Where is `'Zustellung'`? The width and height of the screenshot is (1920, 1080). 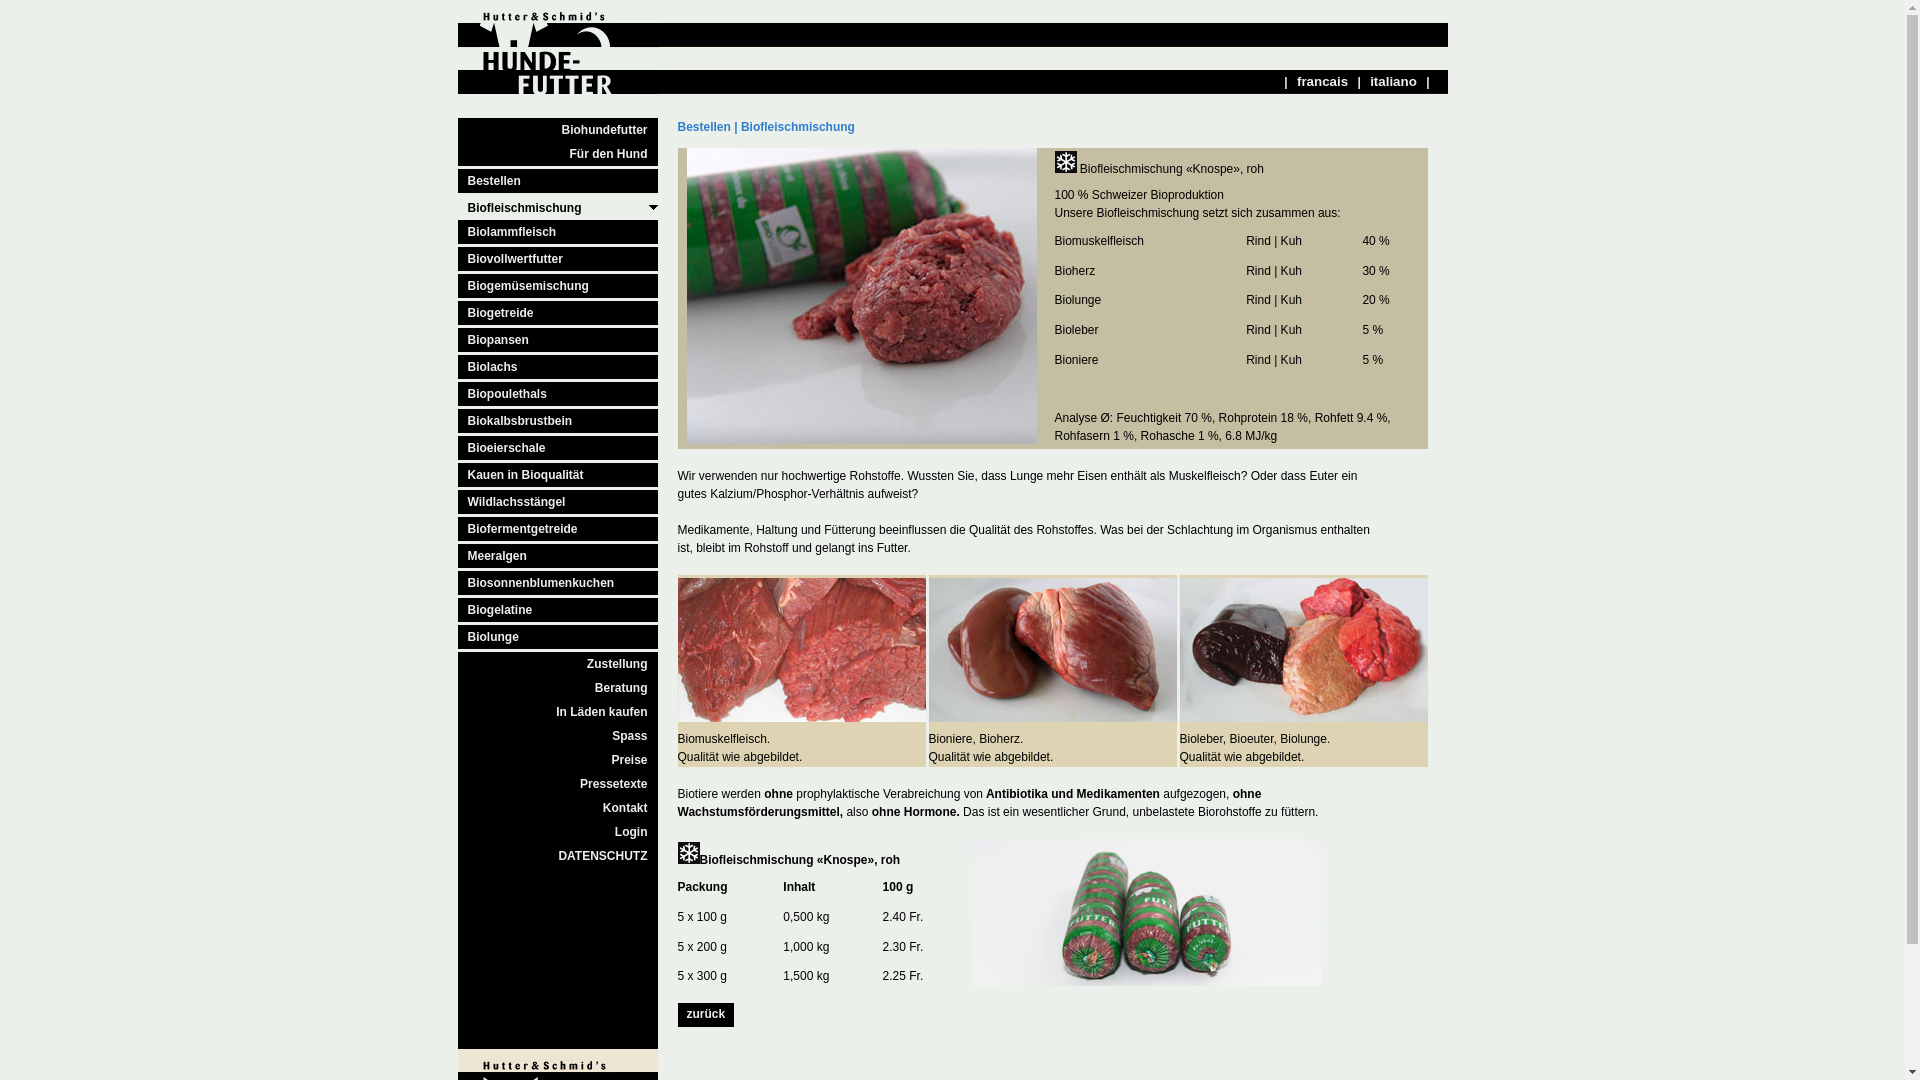
'Zustellung' is located at coordinates (557, 663).